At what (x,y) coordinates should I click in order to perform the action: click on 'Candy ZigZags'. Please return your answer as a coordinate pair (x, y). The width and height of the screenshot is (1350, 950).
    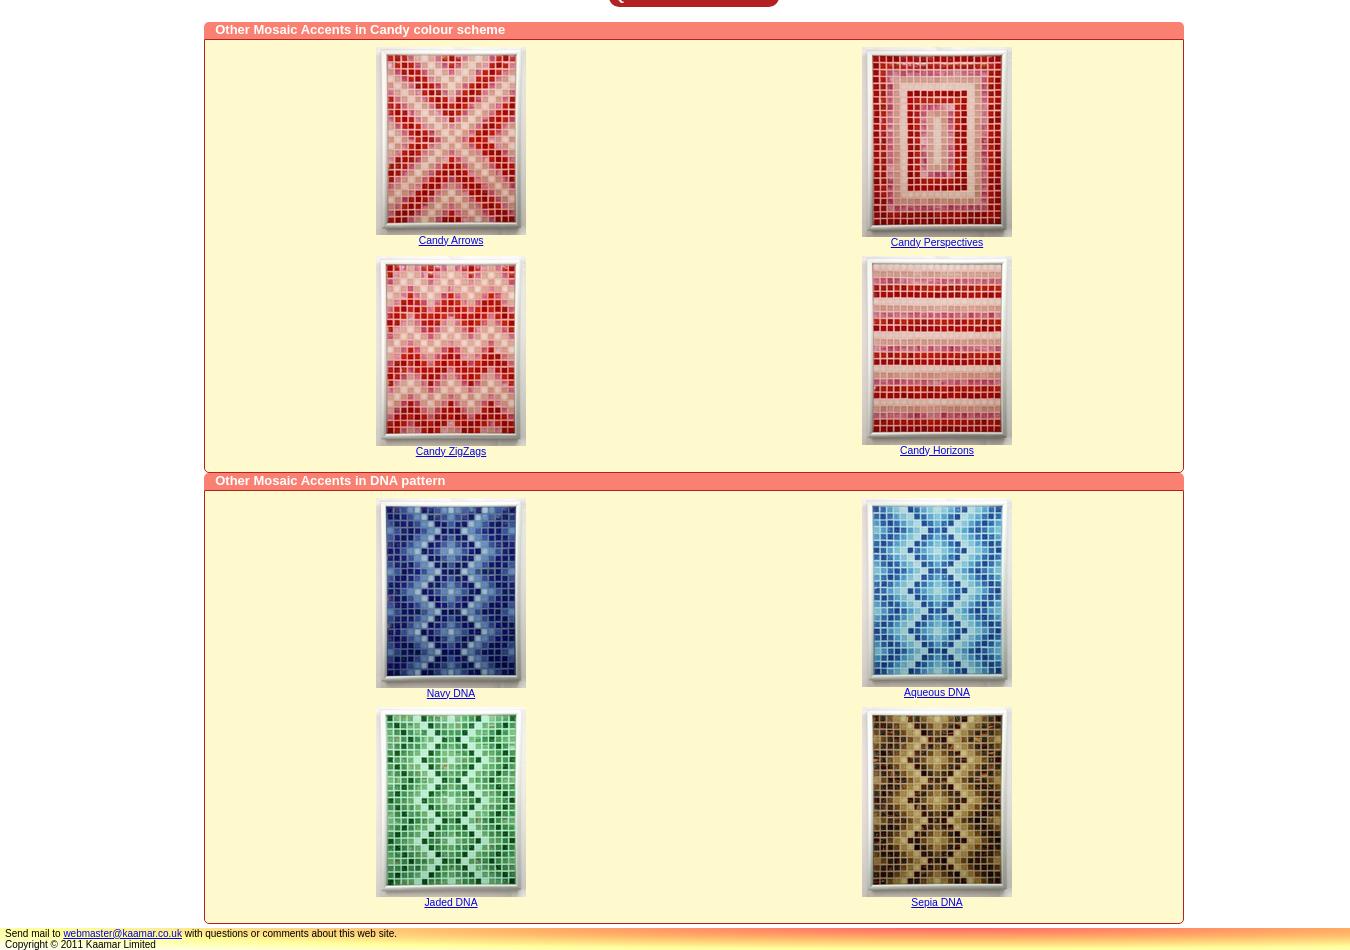
    Looking at the image, I should click on (414, 449).